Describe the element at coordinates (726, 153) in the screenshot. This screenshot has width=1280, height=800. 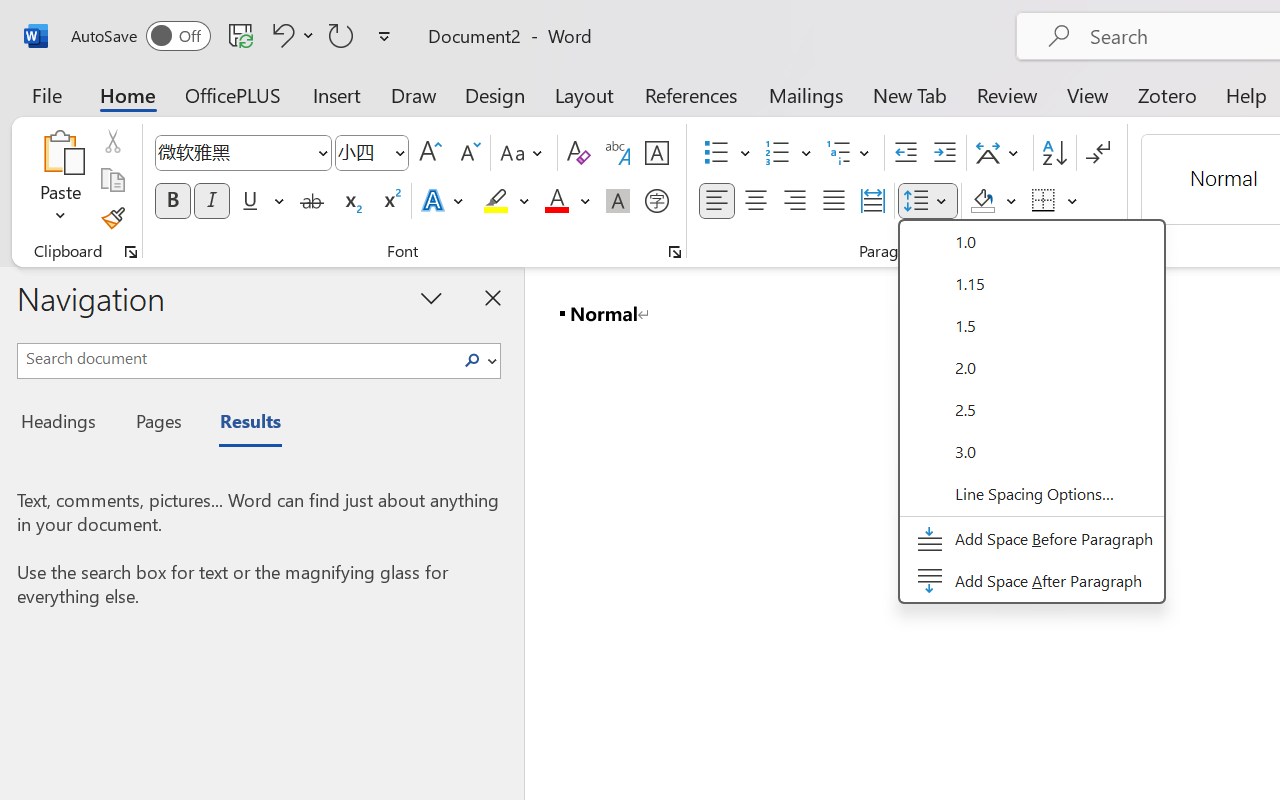
I see `'Bullets'` at that location.